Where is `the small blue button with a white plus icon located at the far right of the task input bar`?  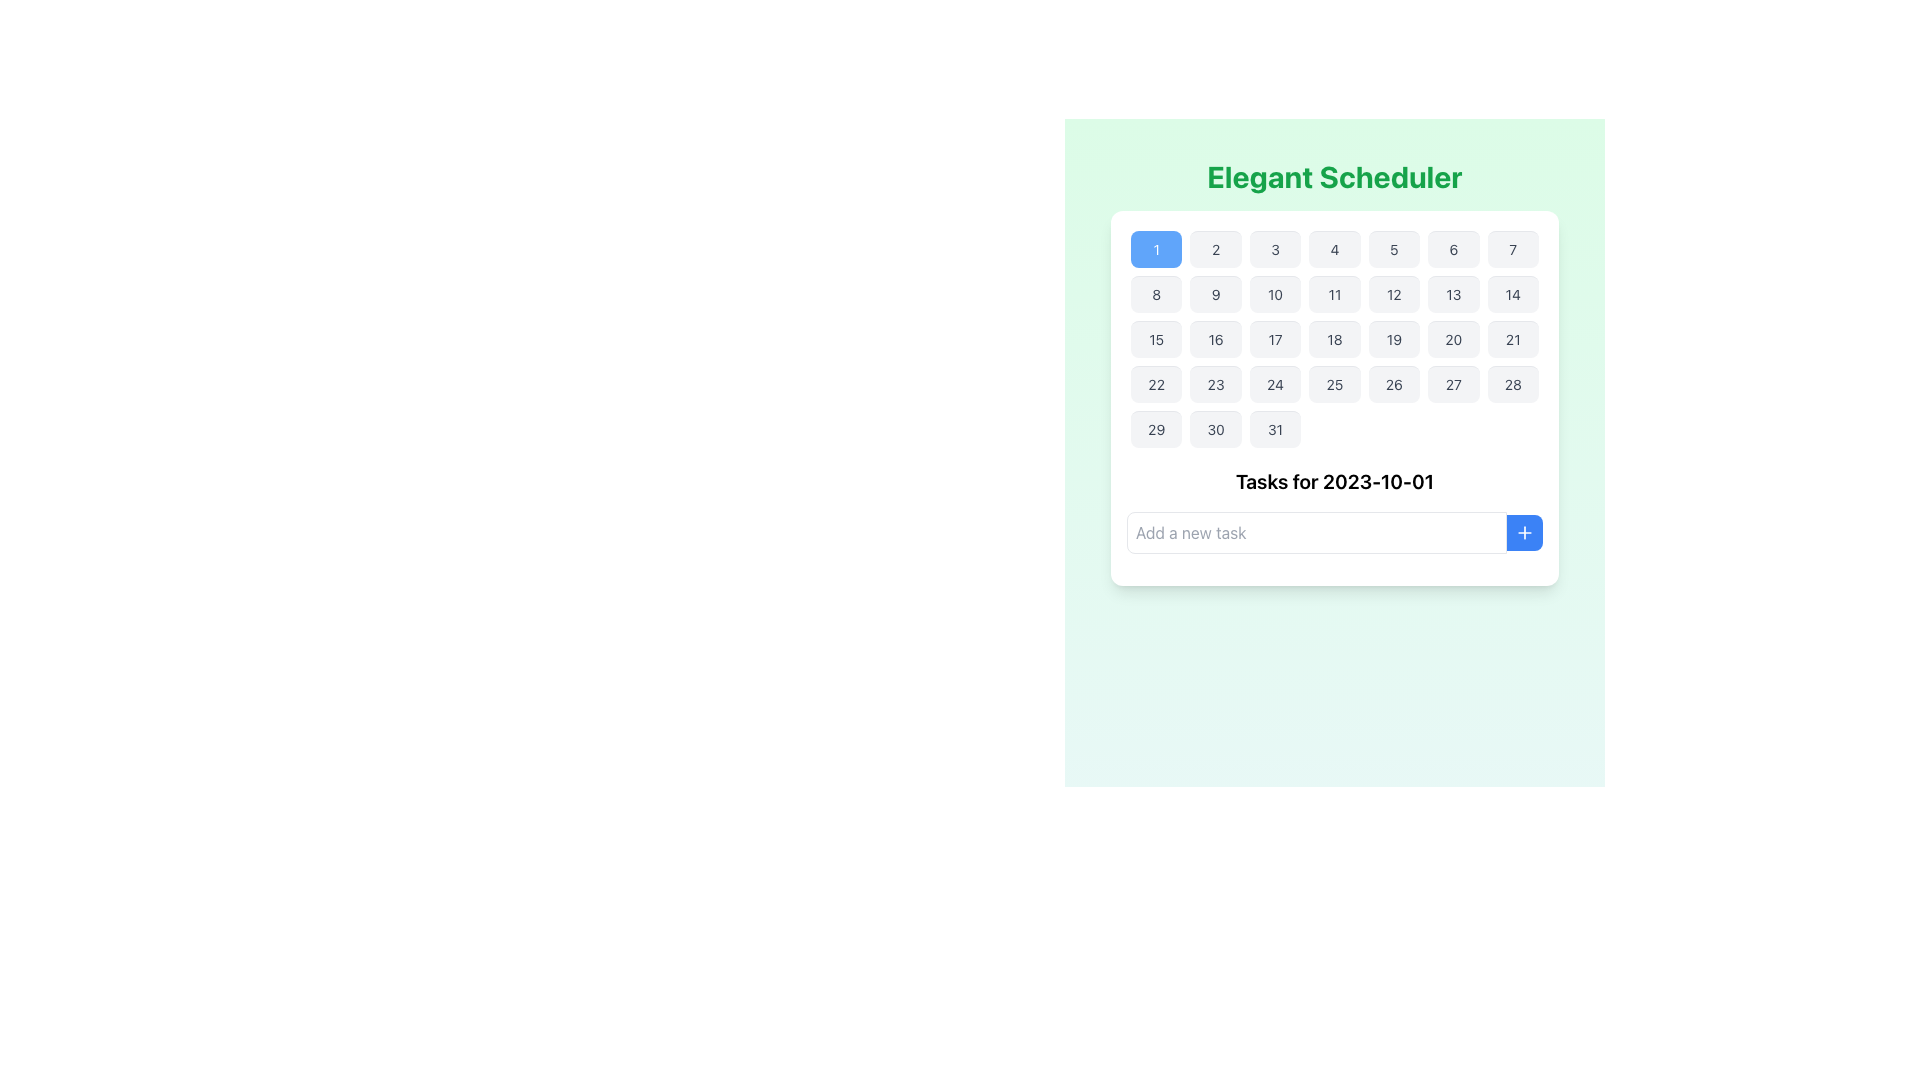
the small blue button with a white plus icon located at the far right of the task input bar is located at coordinates (1524, 531).